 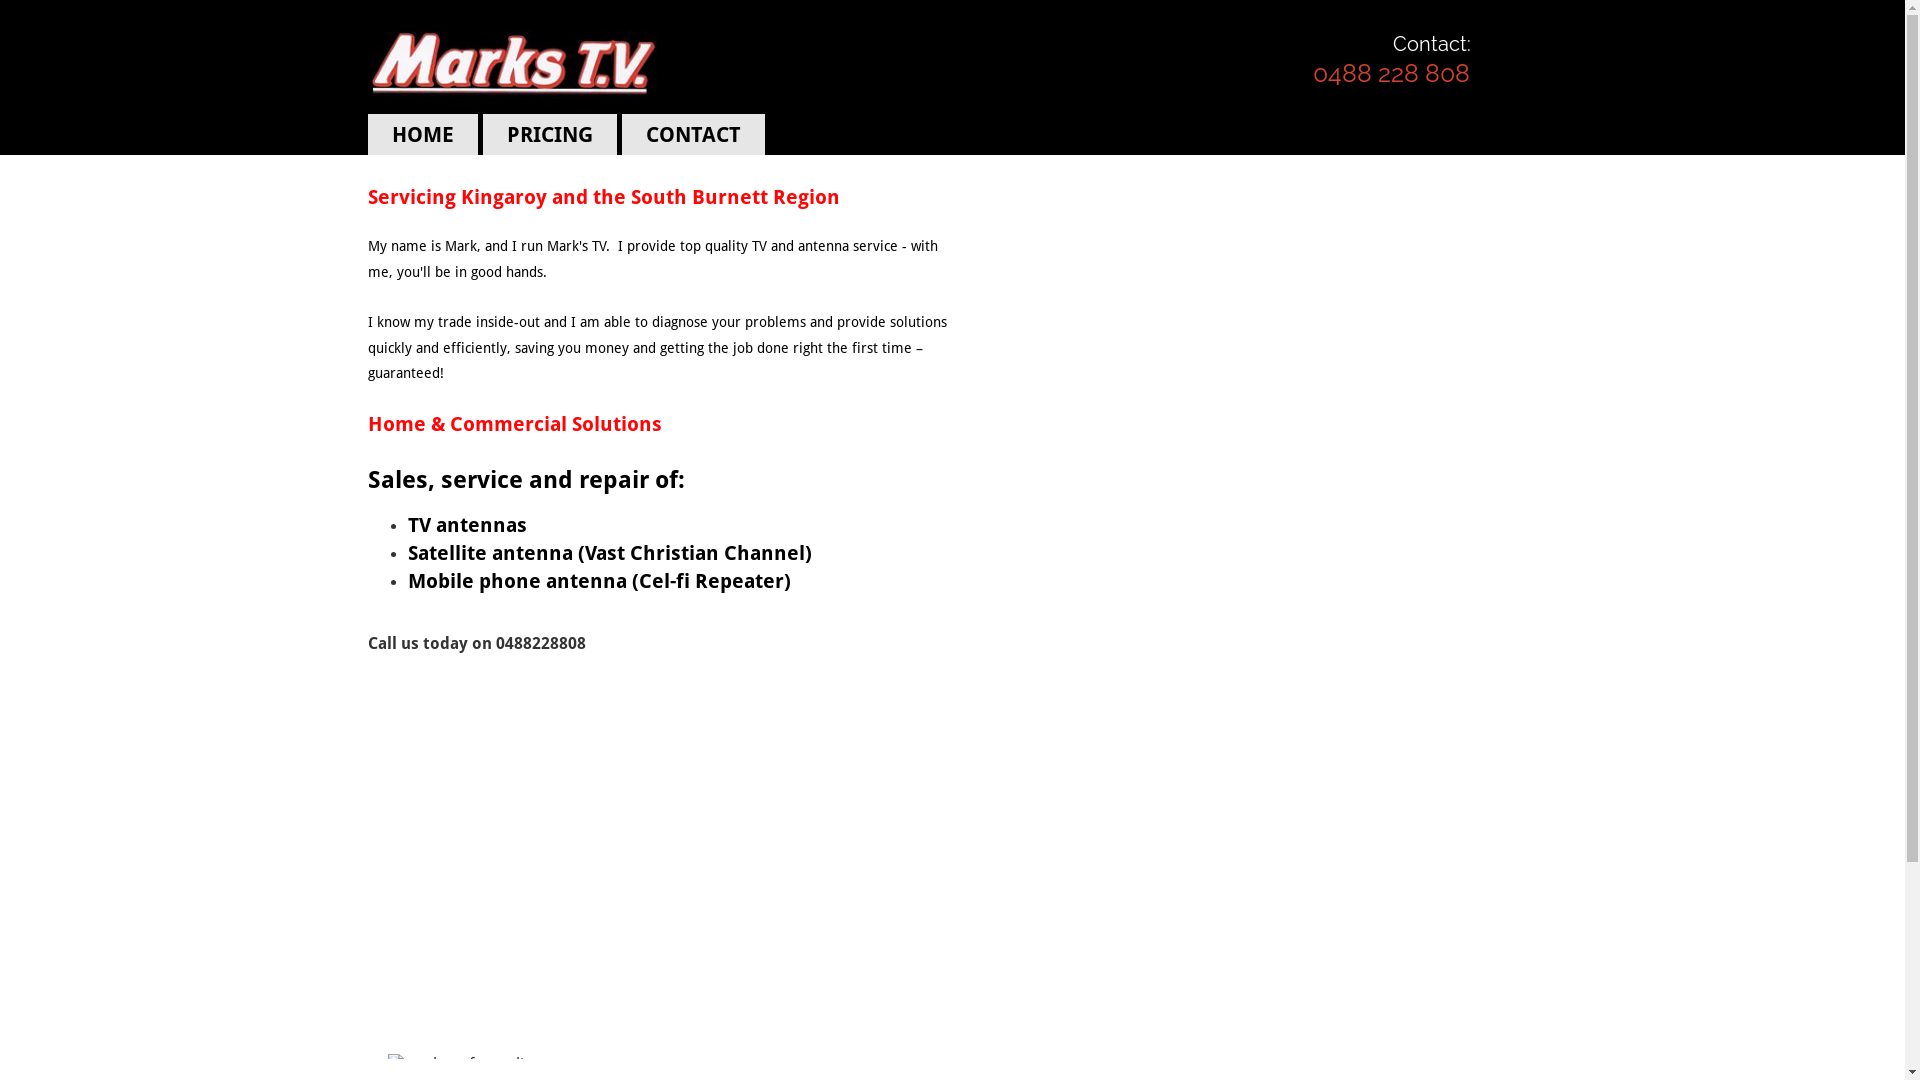 I want to click on 'Marks tv logo', so click(x=513, y=61).